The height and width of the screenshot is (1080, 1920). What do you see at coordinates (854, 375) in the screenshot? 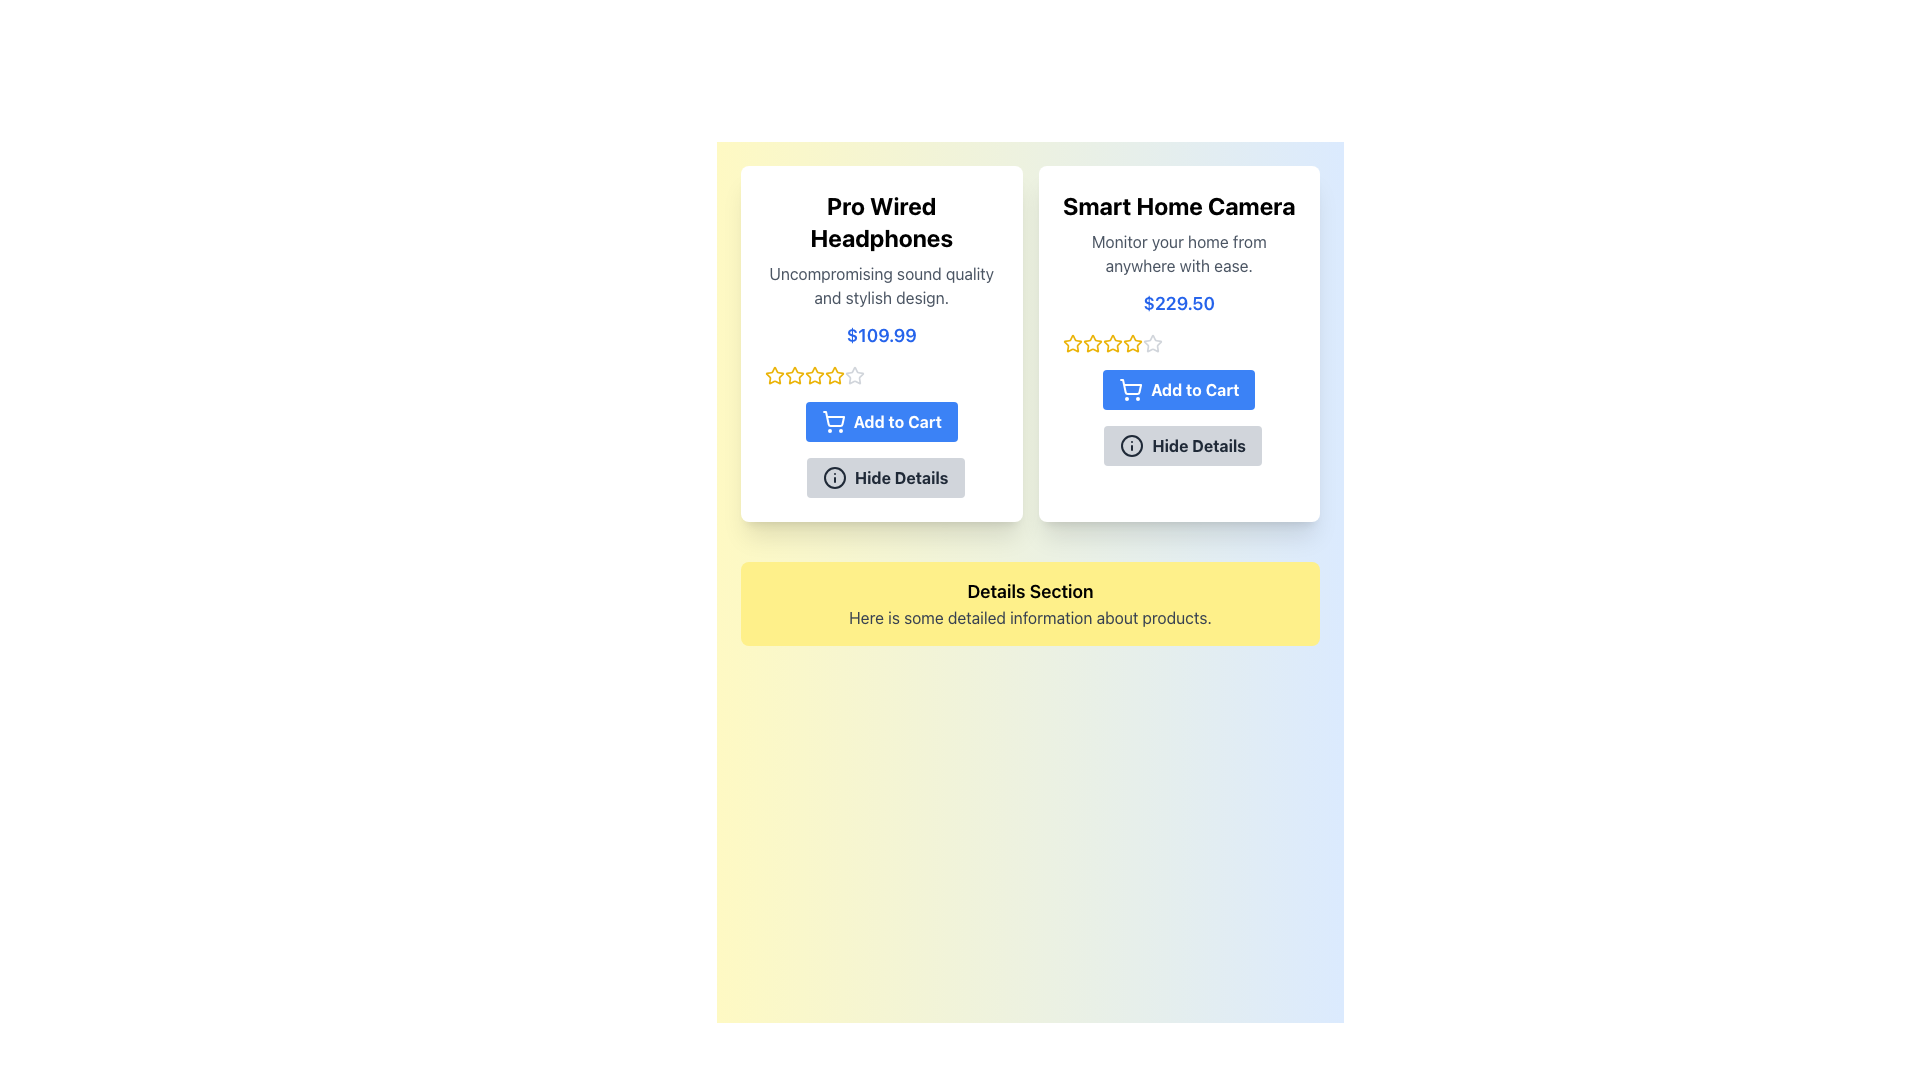
I see `the fourth star in the five-star rating system for the product 'Pro Wired Headphones' to rate it` at bounding box center [854, 375].